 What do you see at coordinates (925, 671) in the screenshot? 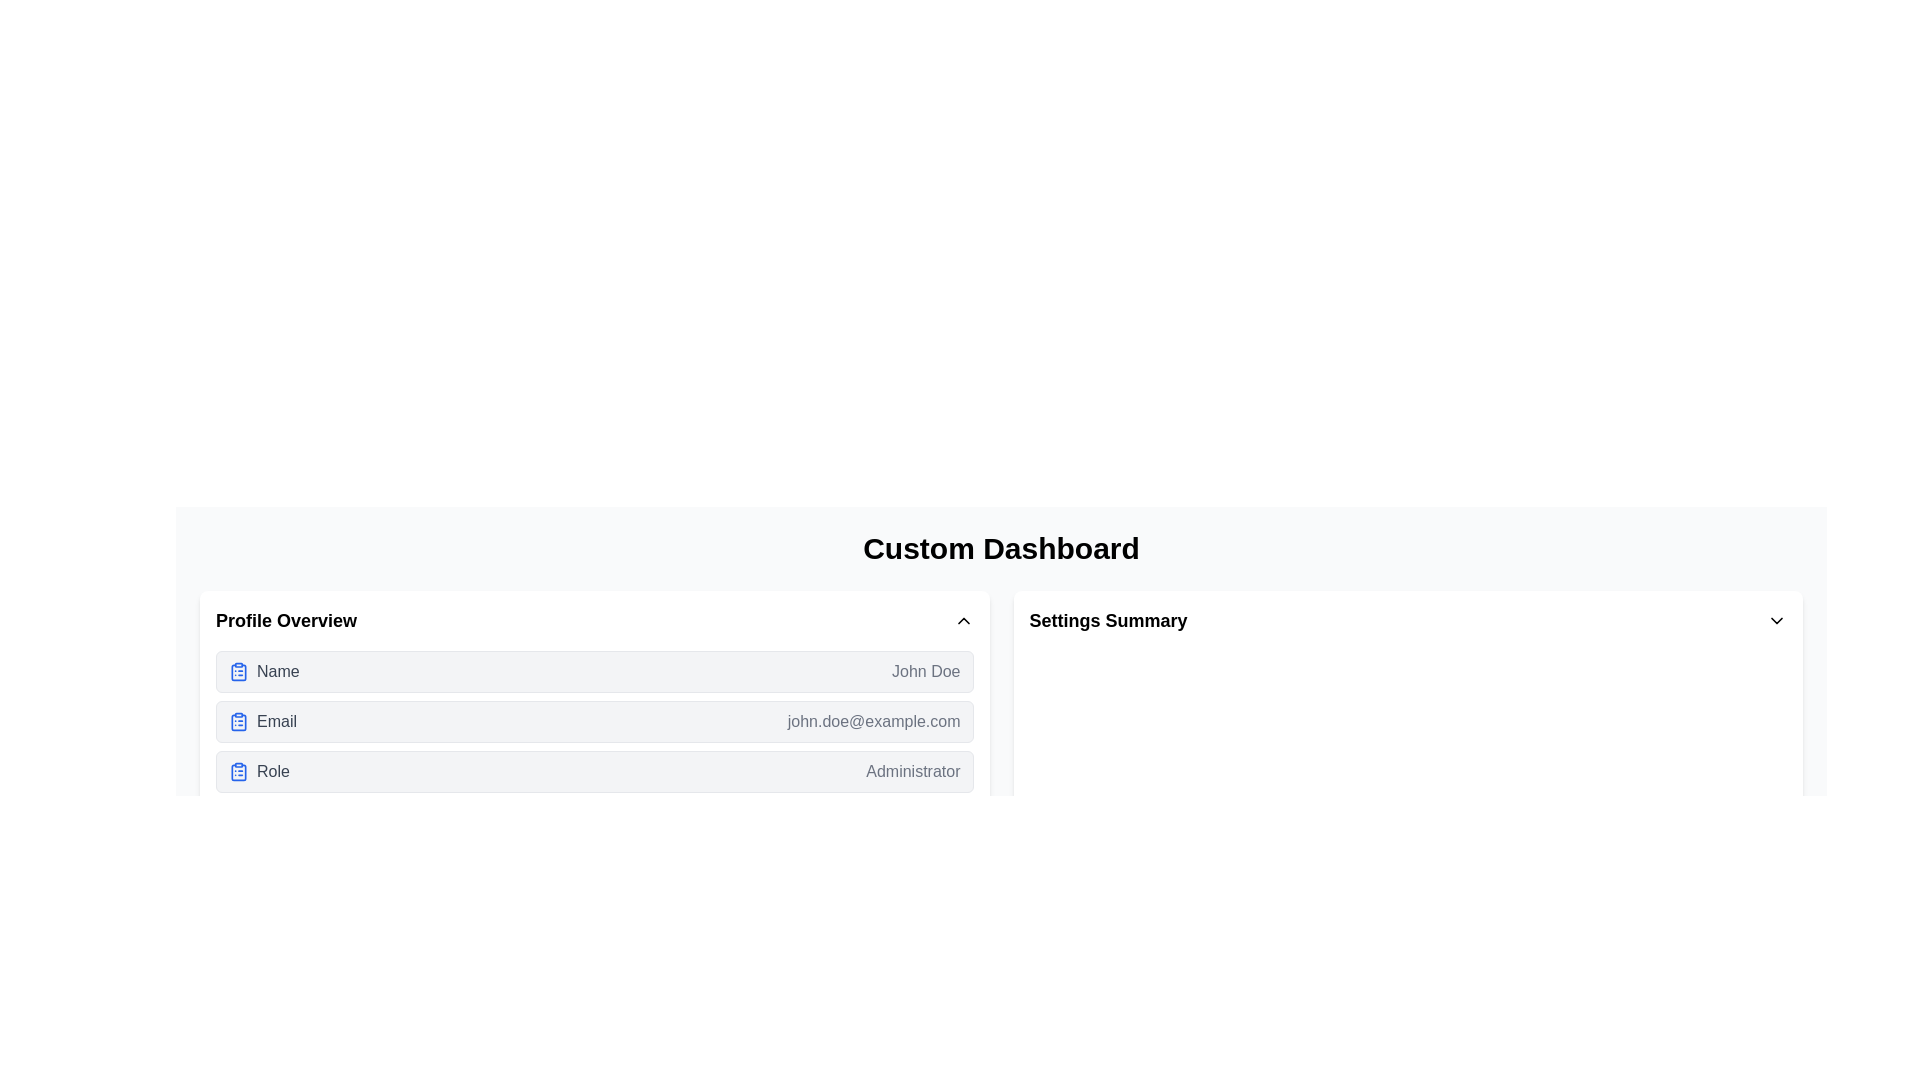
I see `the text label displaying 'John Doe' in the 'Profile Overview' section of the dashboard` at bounding box center [925, 671].